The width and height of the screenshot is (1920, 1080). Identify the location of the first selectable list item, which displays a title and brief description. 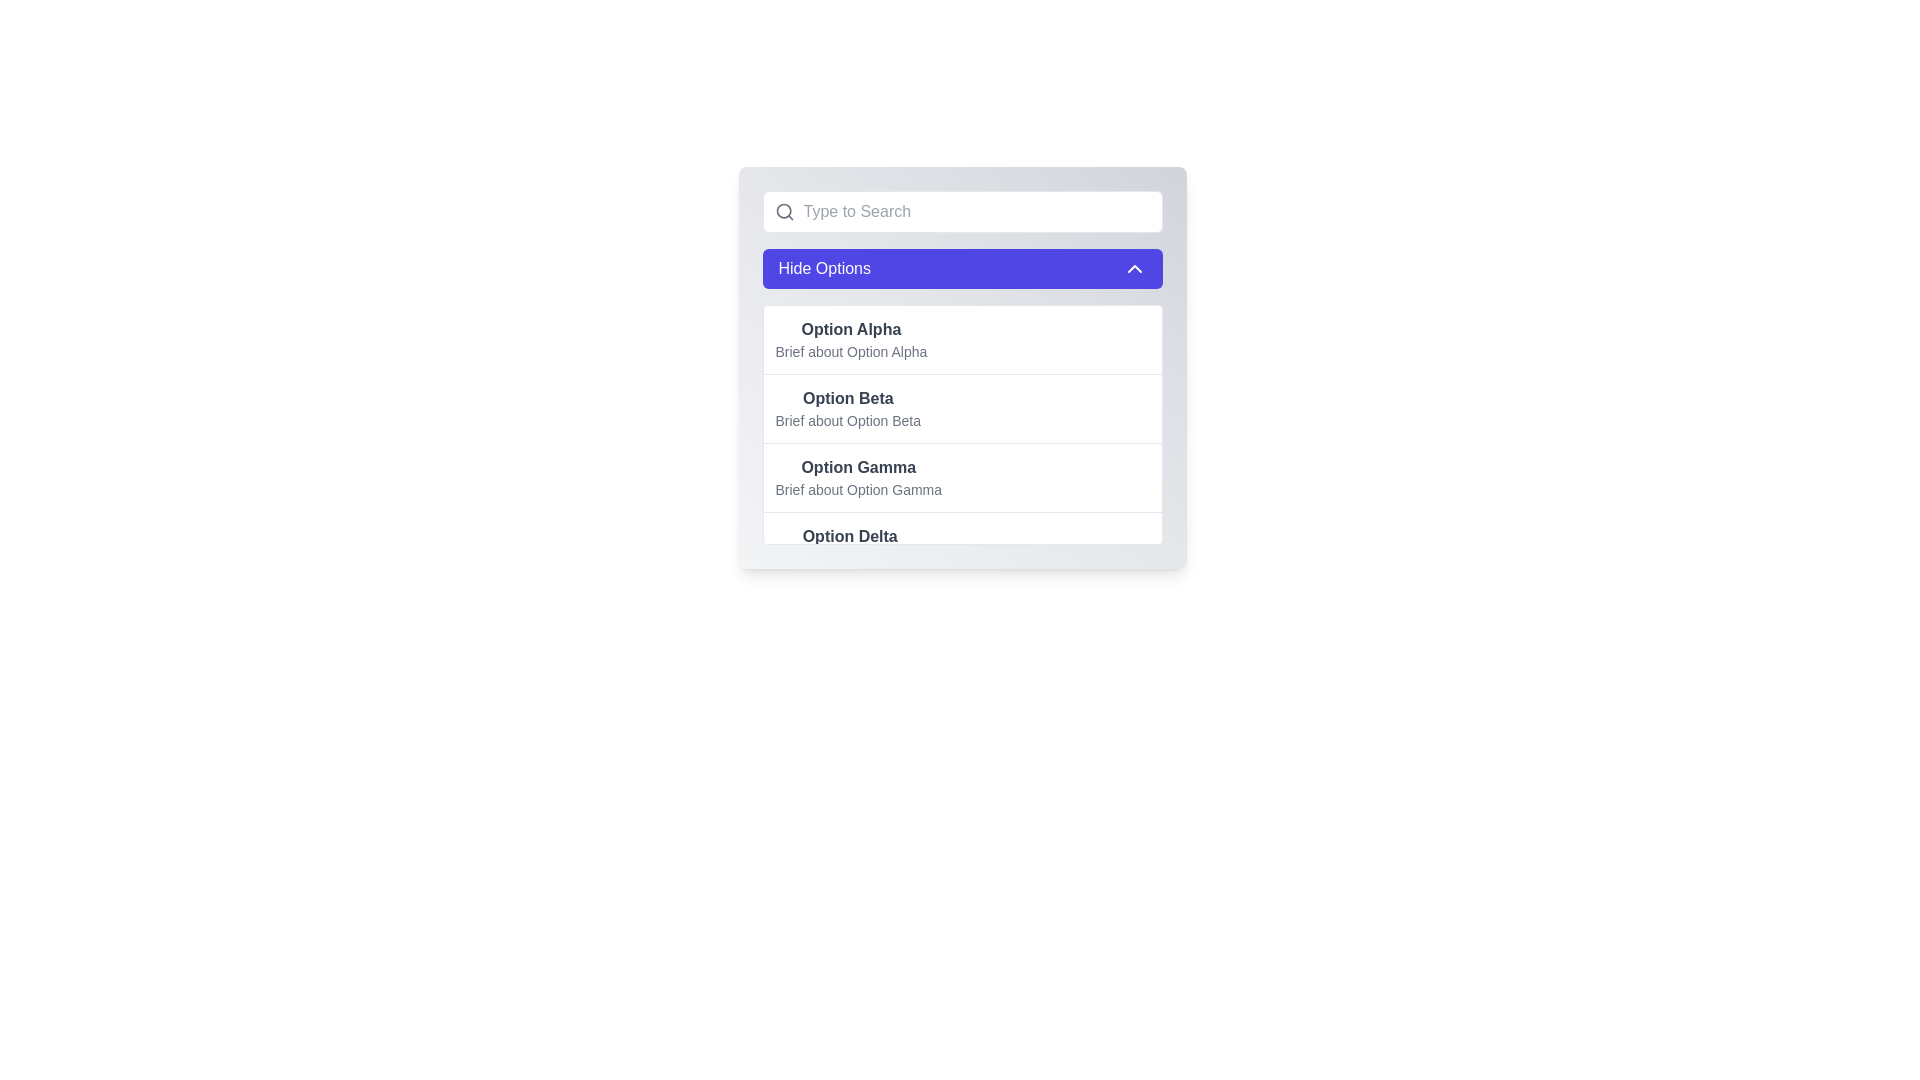
(962, 367).